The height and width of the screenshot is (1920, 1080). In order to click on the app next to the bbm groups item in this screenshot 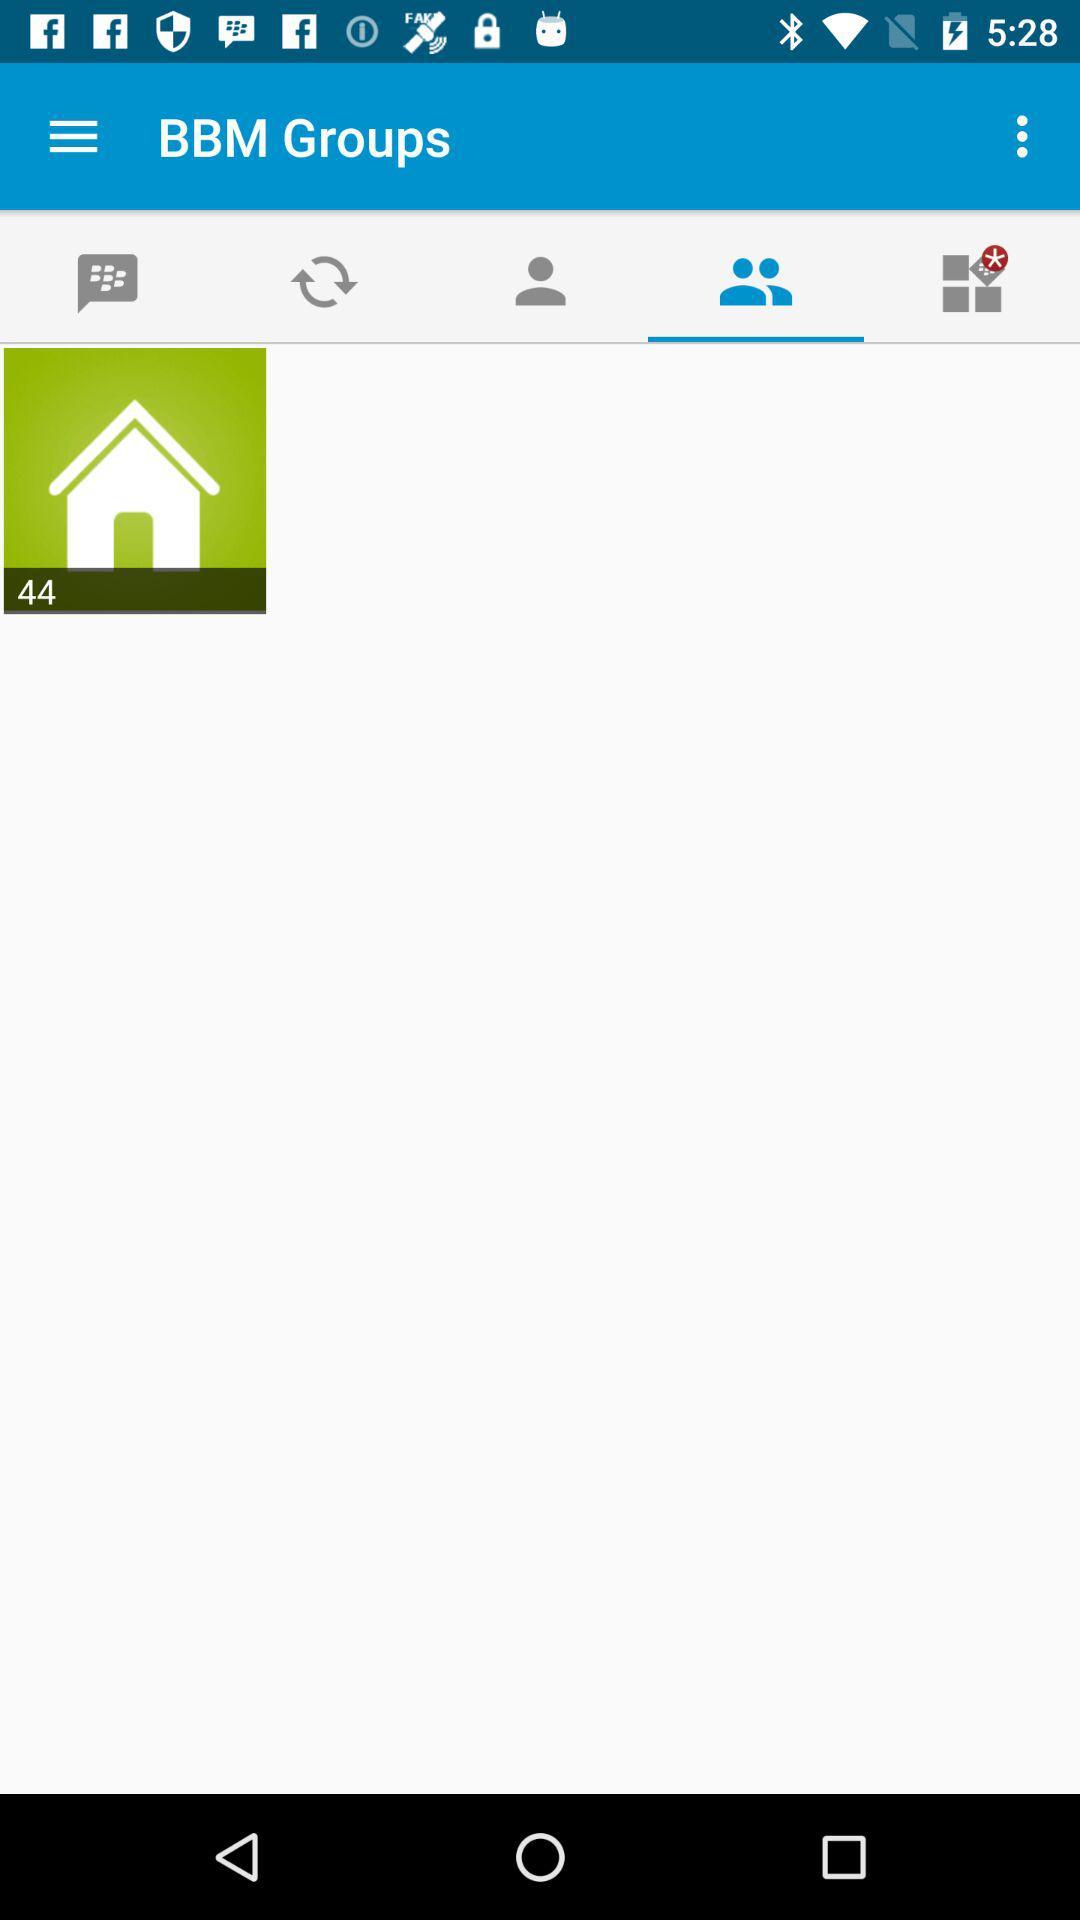, I will do `click(72, 135)`.